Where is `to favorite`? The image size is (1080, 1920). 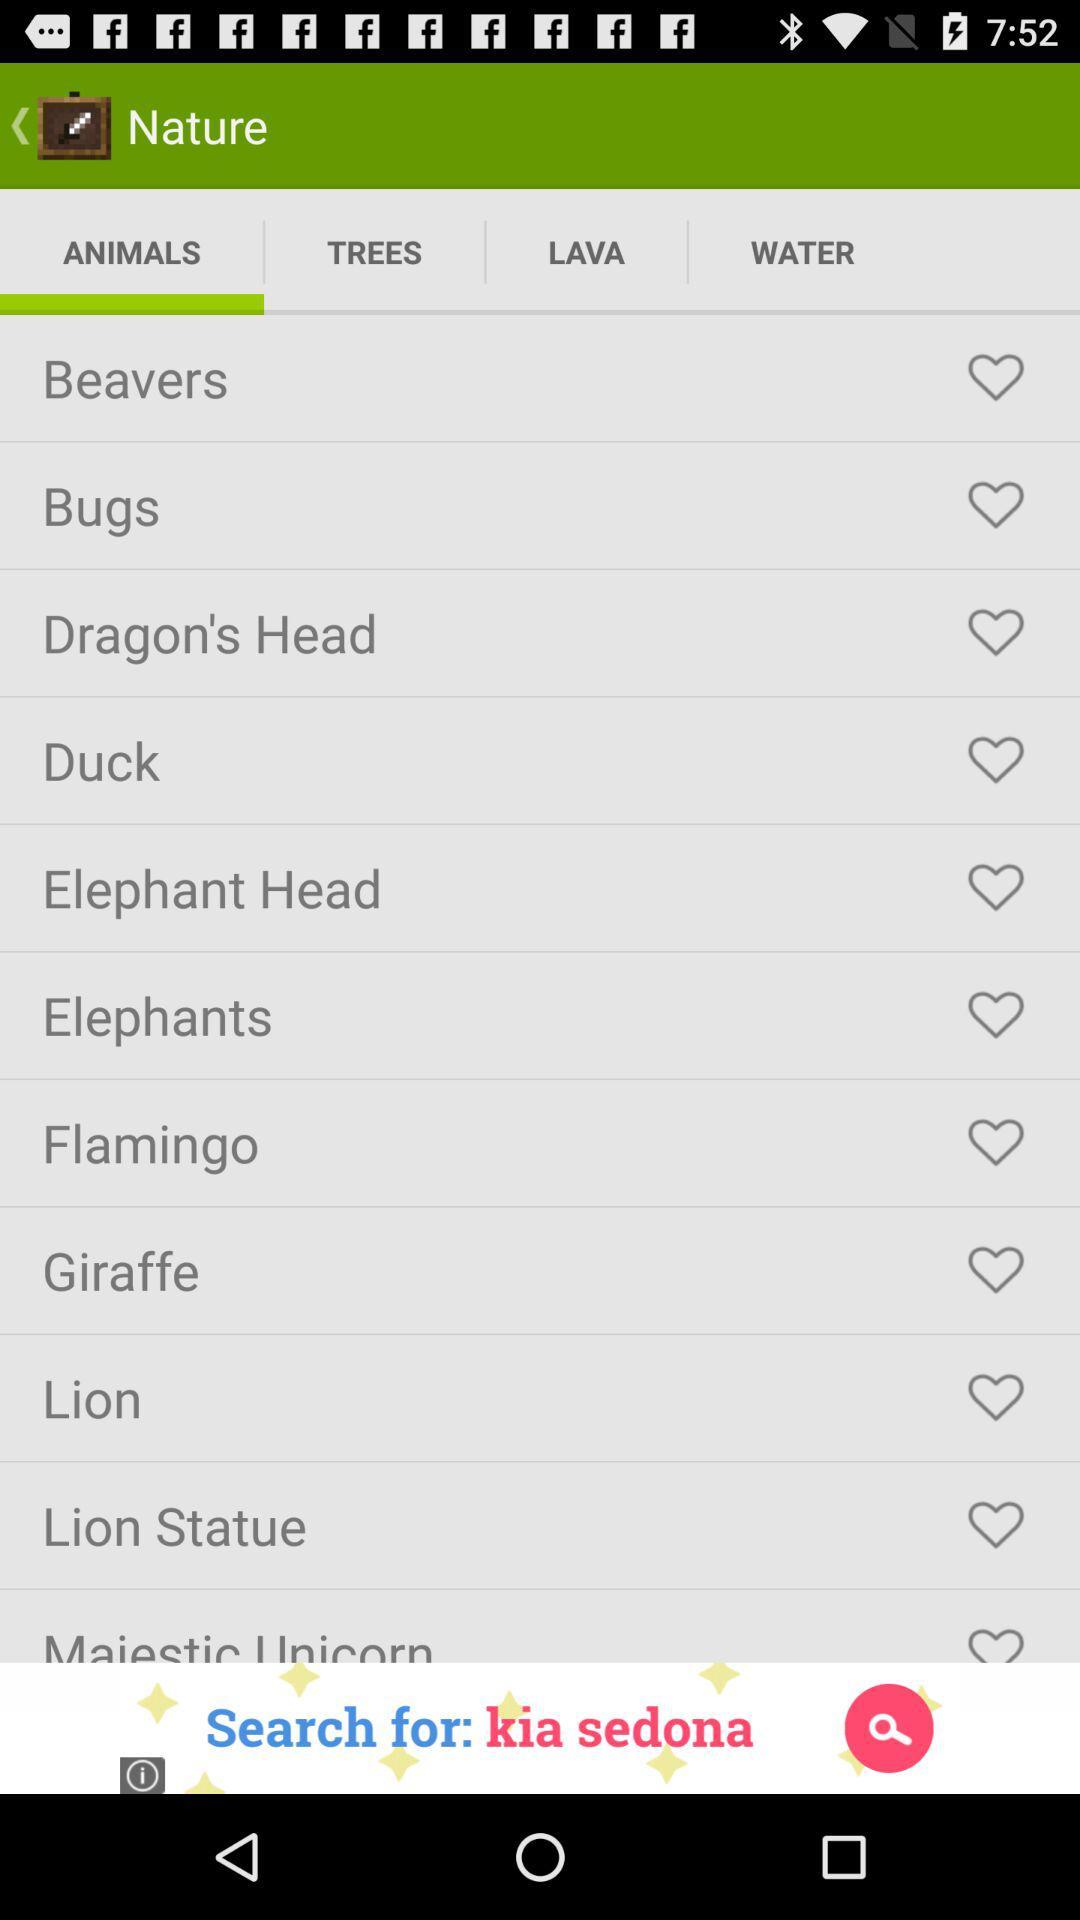 to favorite is located at coordinates (995, 1396).